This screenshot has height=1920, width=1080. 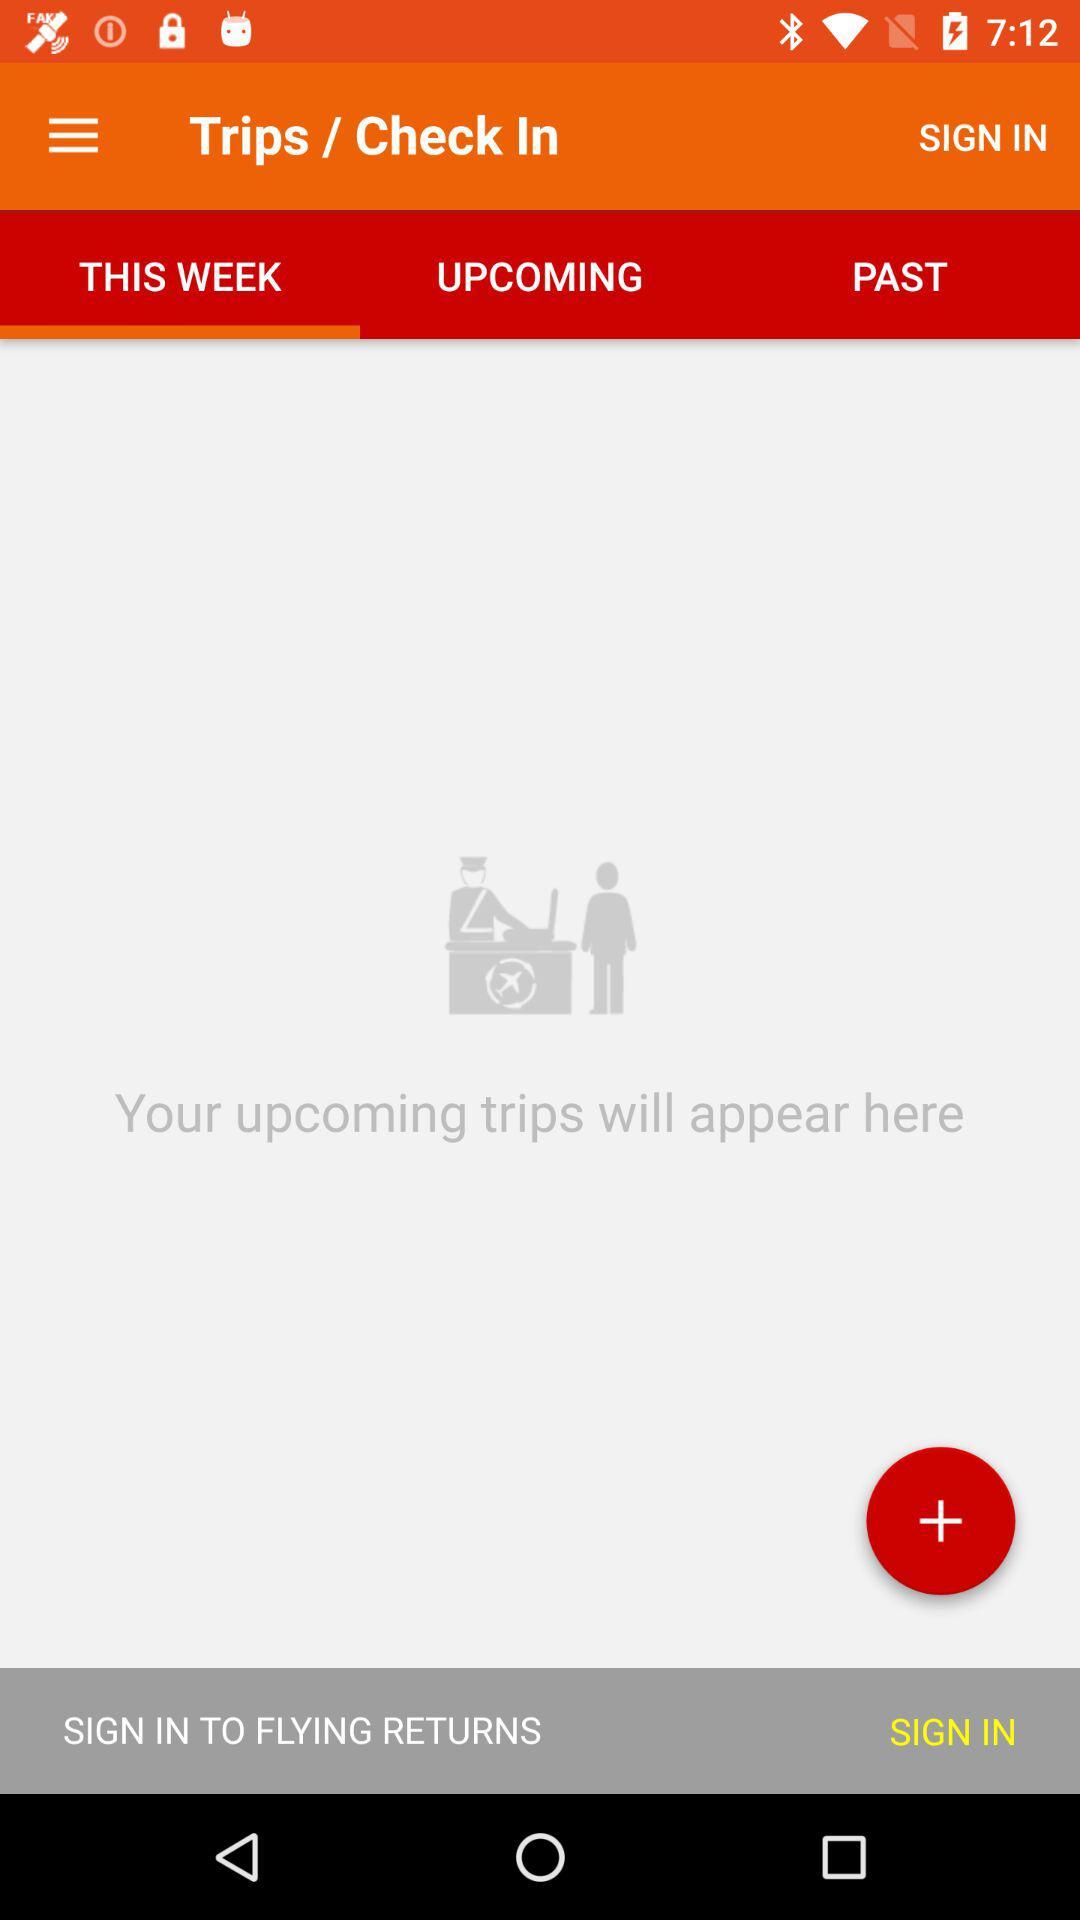 I want to click on the add icon, so click(x=940, y=1527).